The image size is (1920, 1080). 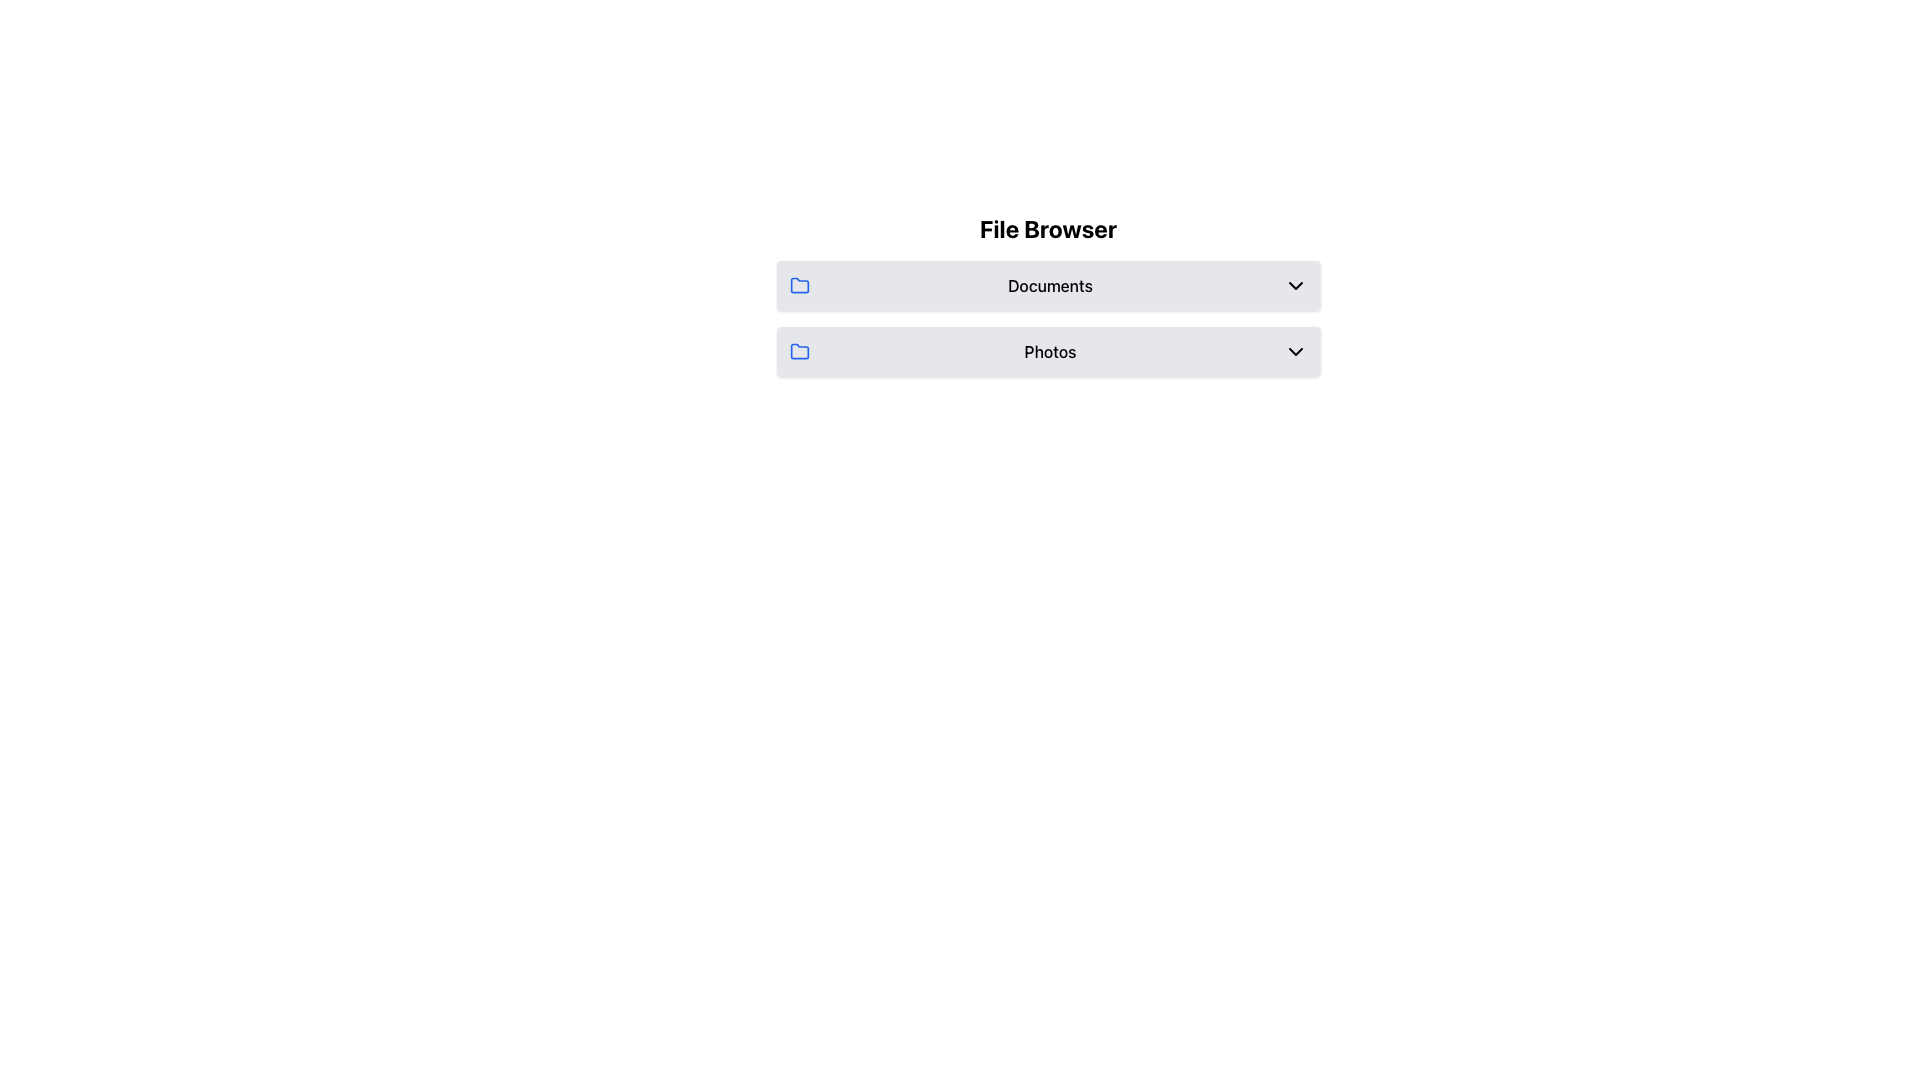 I want to click on the first item in the vertical list under the 'File Browser' heading, so click(x=1047, y=285).